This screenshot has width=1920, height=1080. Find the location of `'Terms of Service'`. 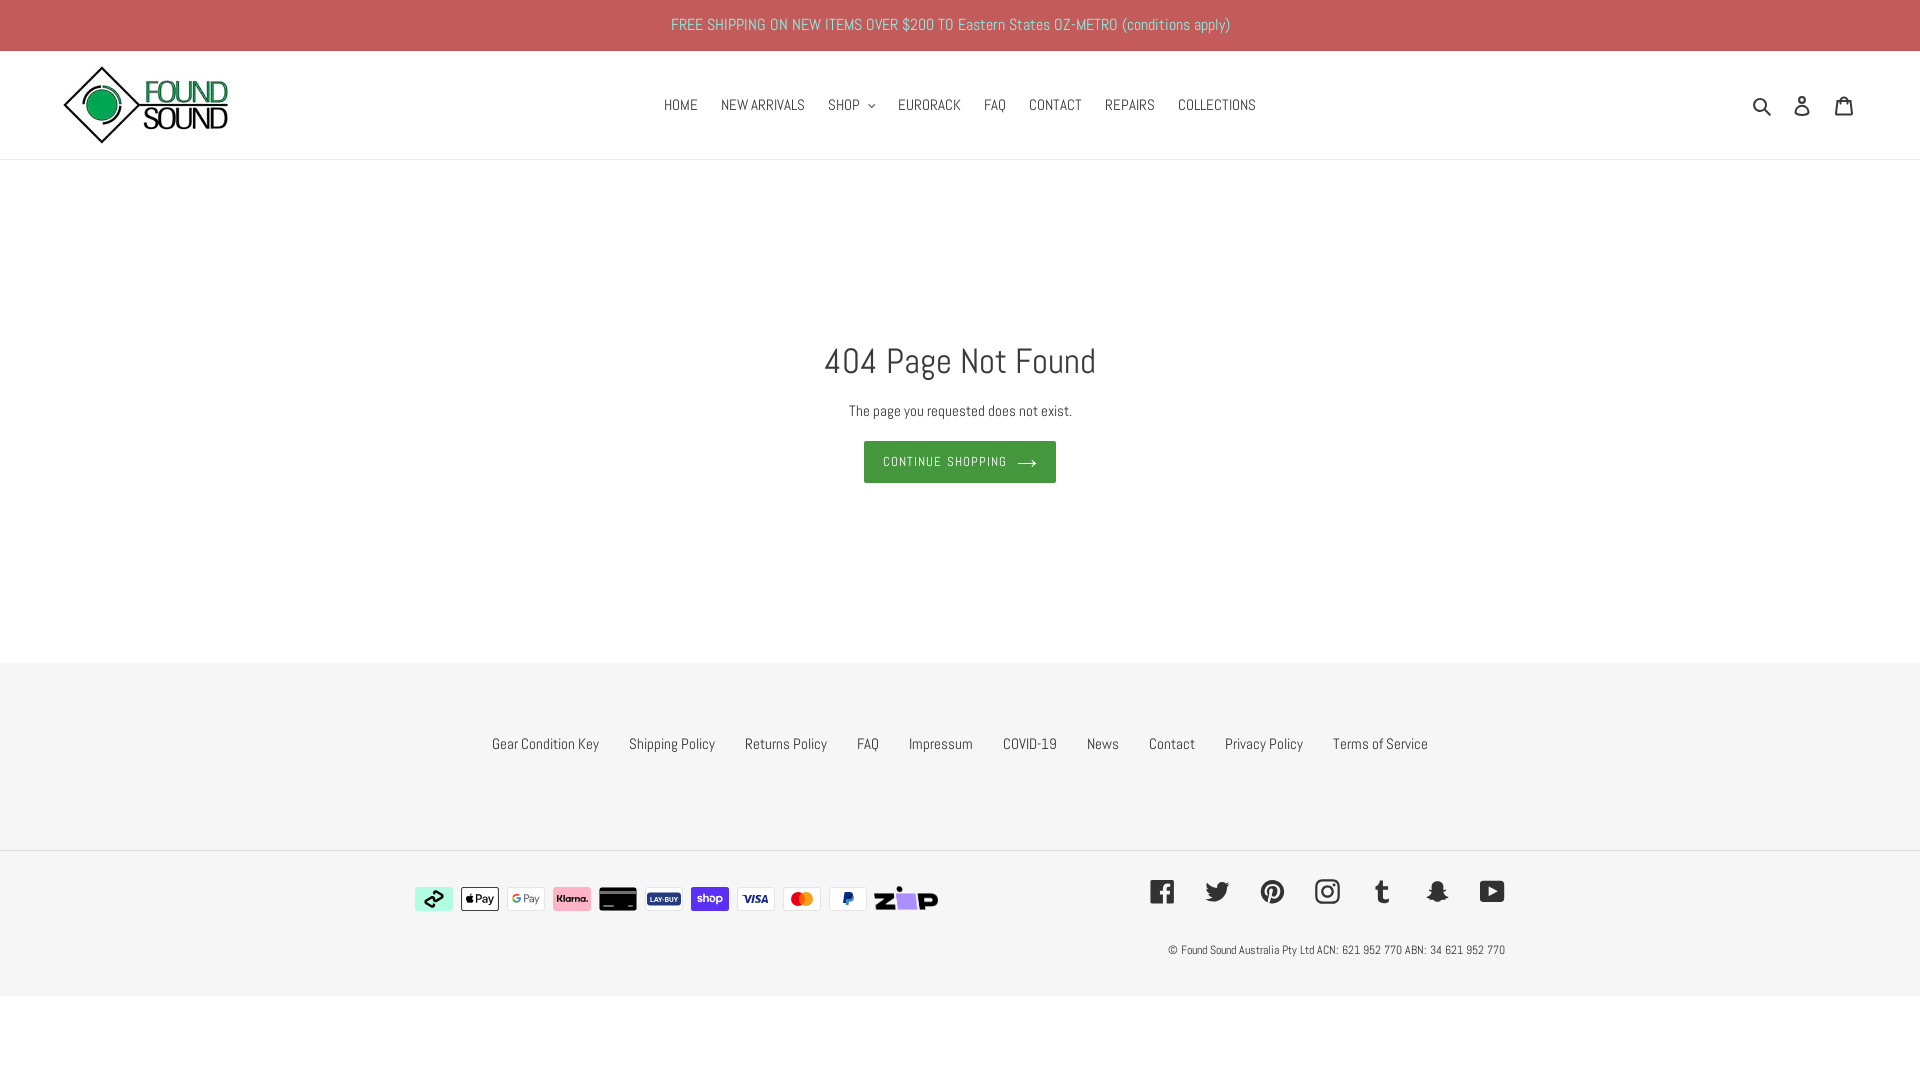

'Terms of Service' is located at coordinates (1379, 743).